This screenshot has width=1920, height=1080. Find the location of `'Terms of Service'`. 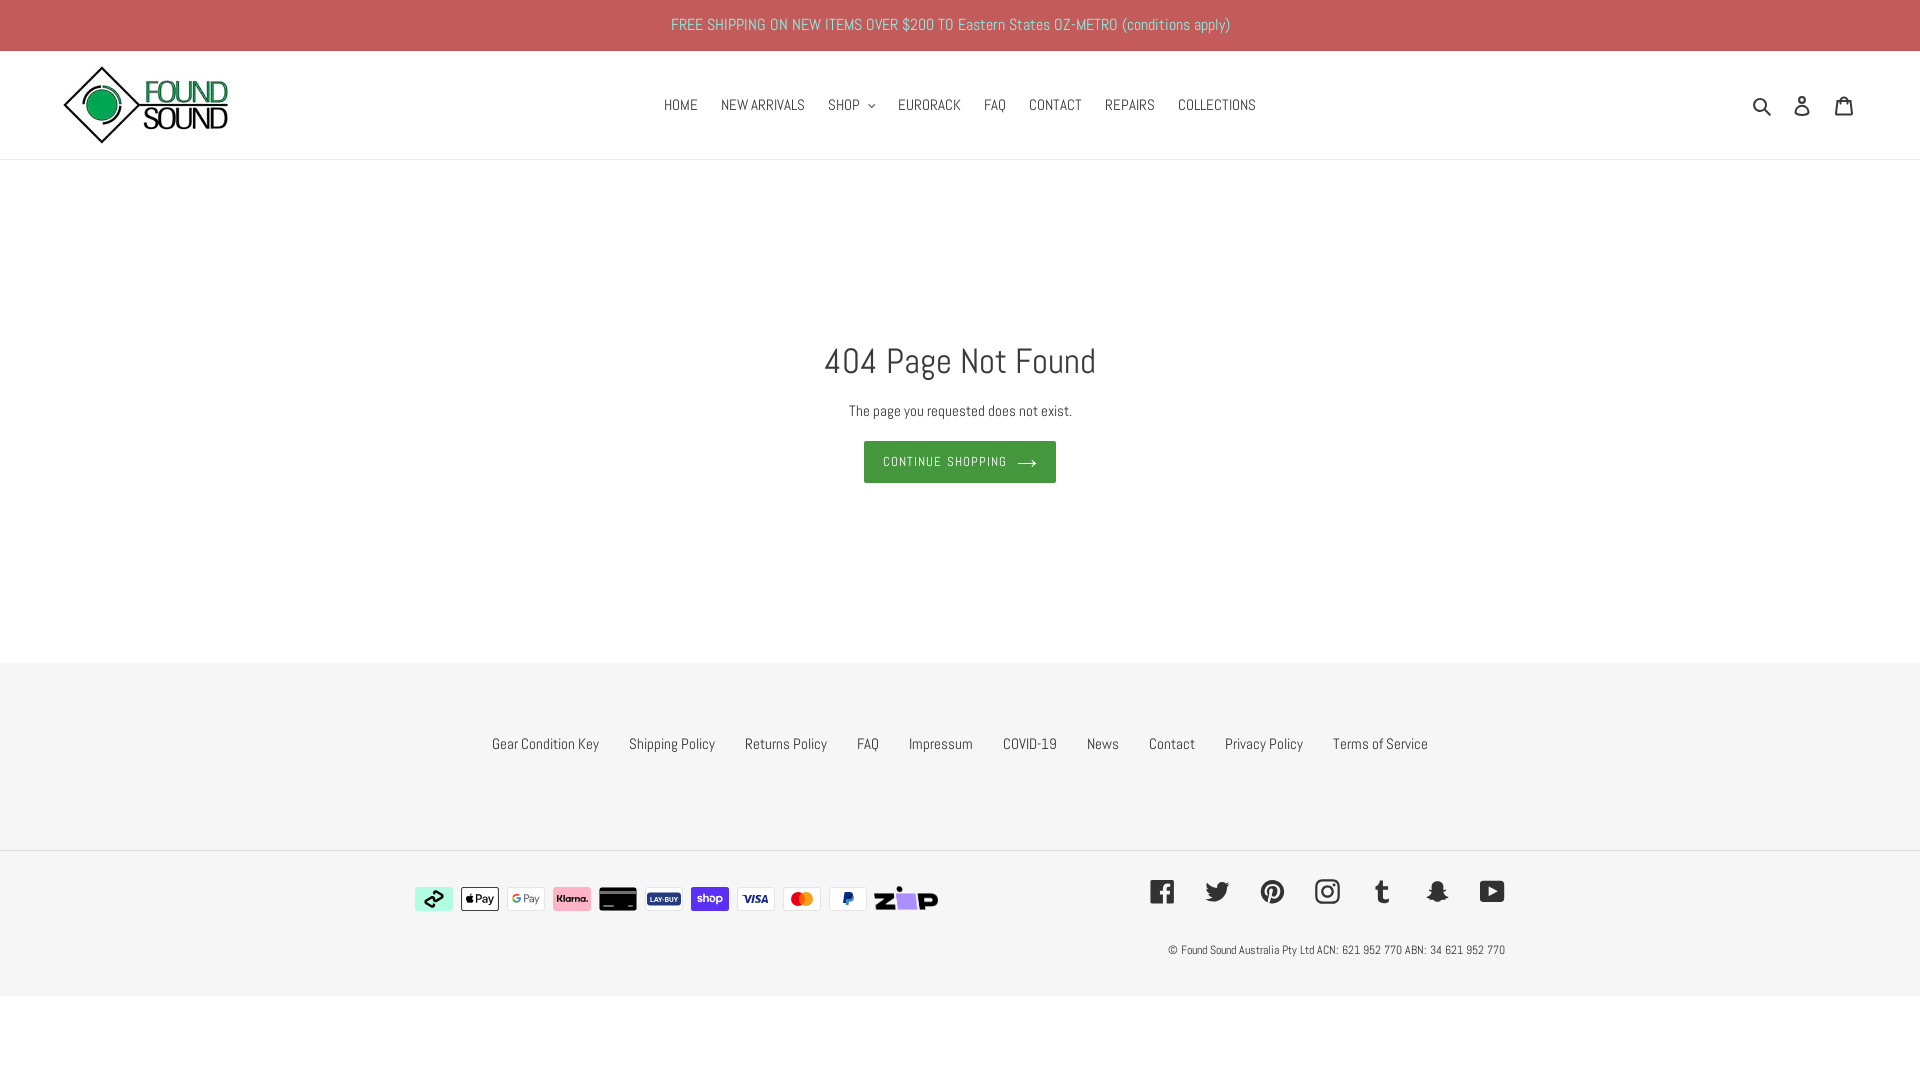

'Terms of Service' is located at coordinates (1379, 743).